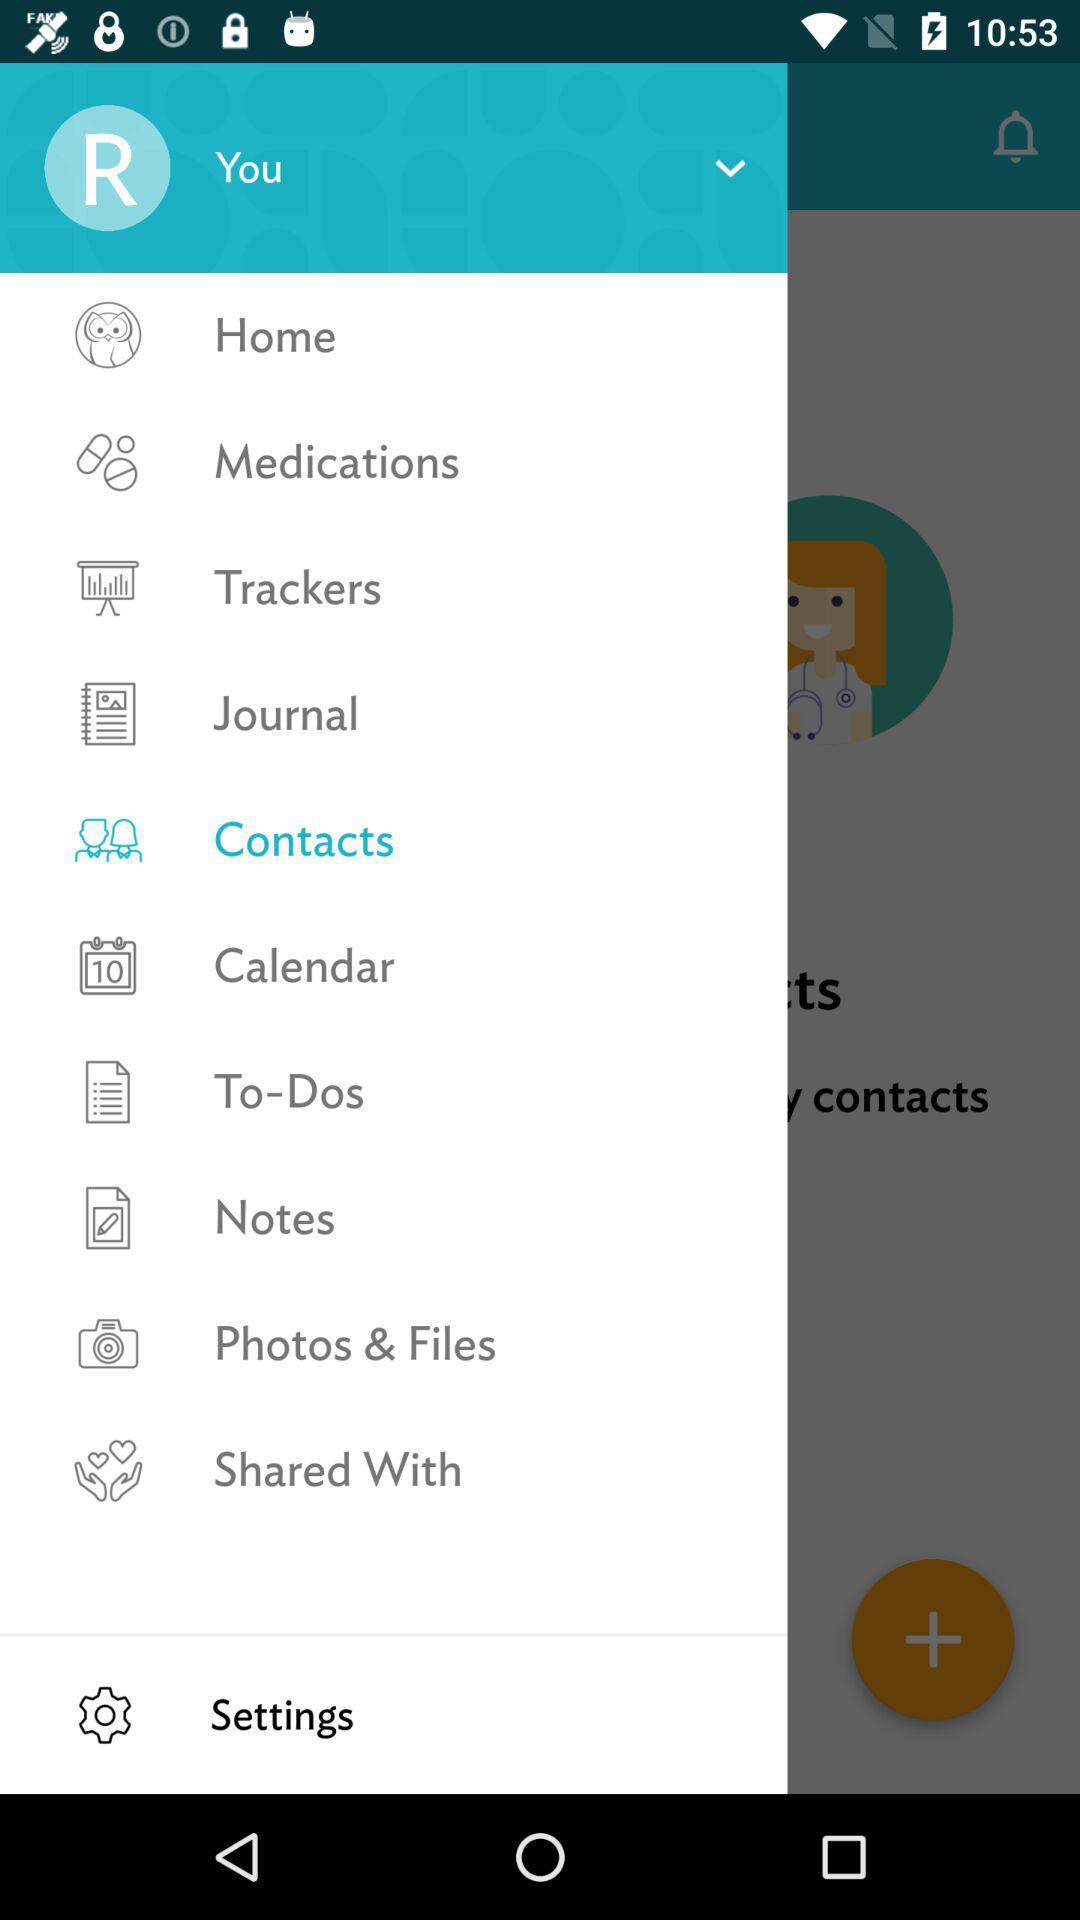  Describe the element at coordinates (107, 524) in the screenshot. I see `medications selection` at that location.